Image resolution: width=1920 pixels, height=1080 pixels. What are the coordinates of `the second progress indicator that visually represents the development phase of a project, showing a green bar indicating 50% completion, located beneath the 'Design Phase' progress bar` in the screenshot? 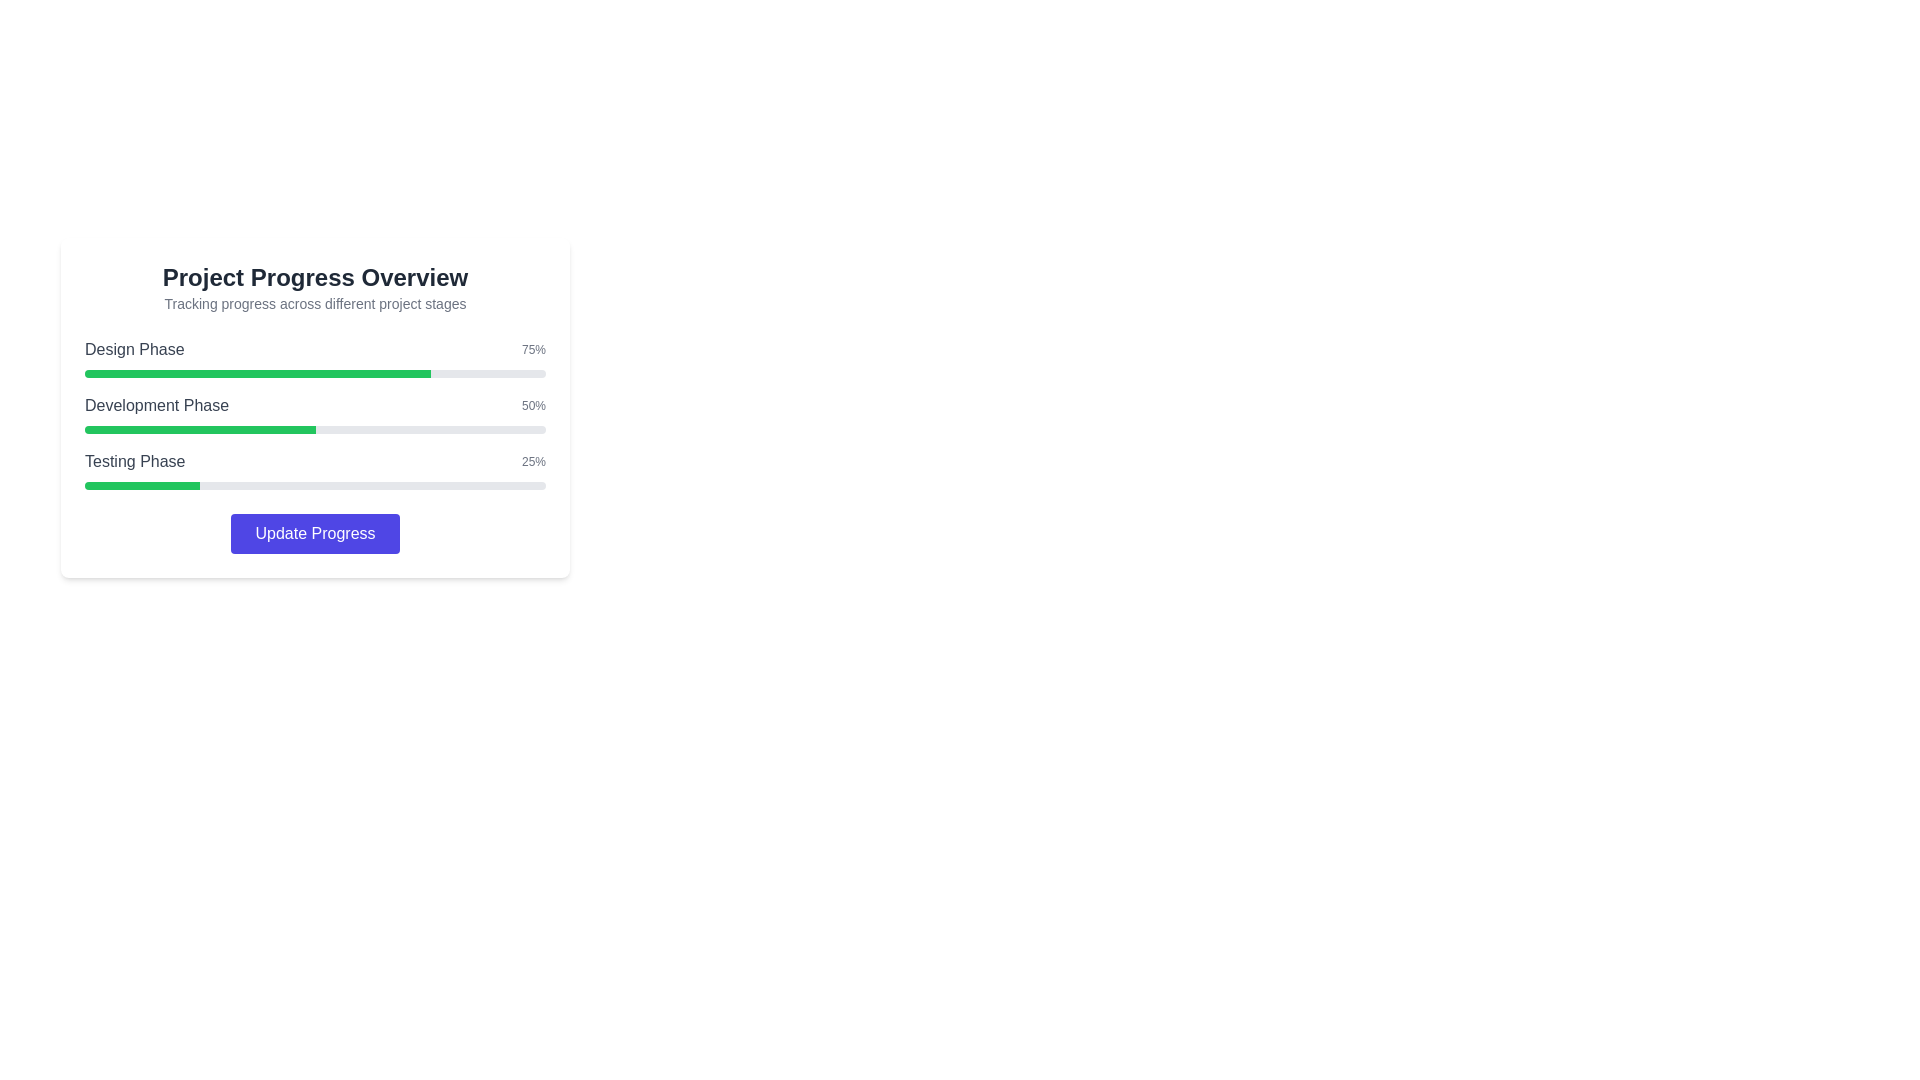 It's located at (314, 412).